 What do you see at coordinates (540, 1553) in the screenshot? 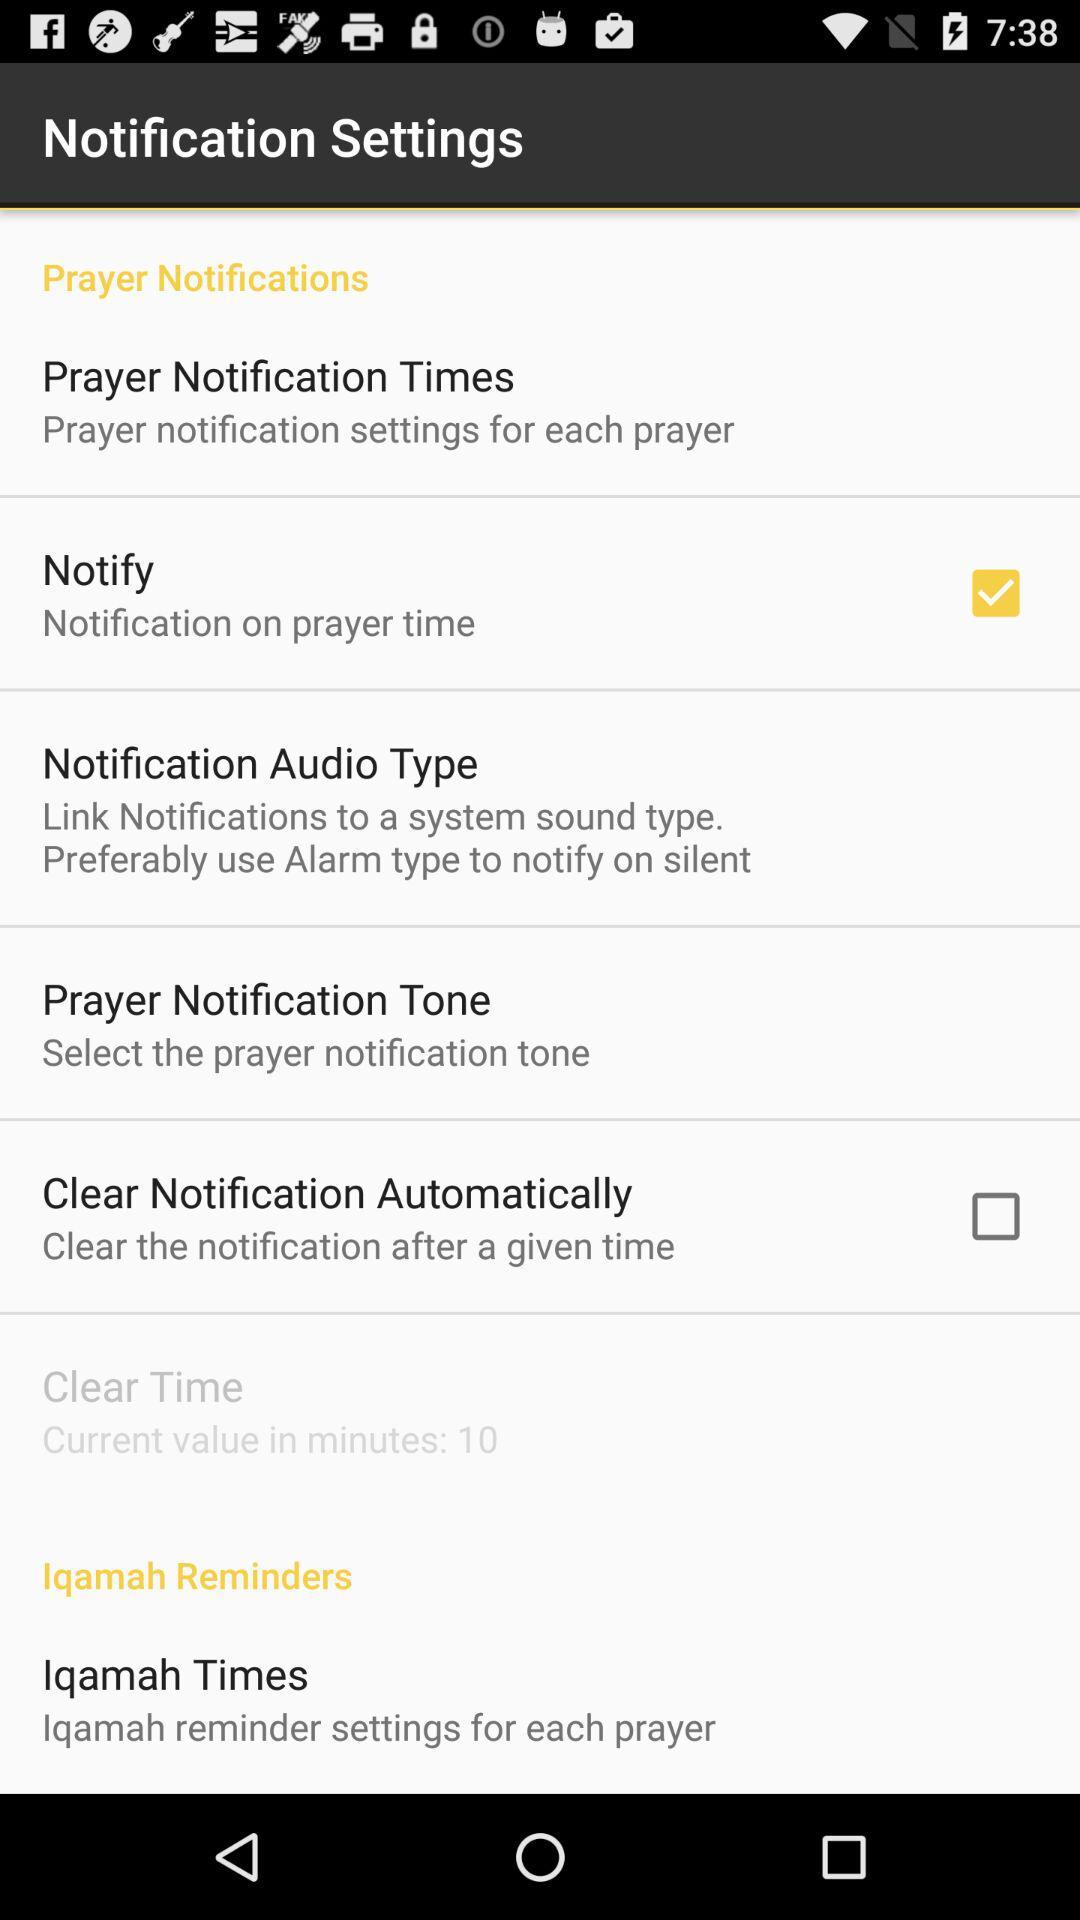
I see `the item above iqamah times` at bounding box center [540, 1553].